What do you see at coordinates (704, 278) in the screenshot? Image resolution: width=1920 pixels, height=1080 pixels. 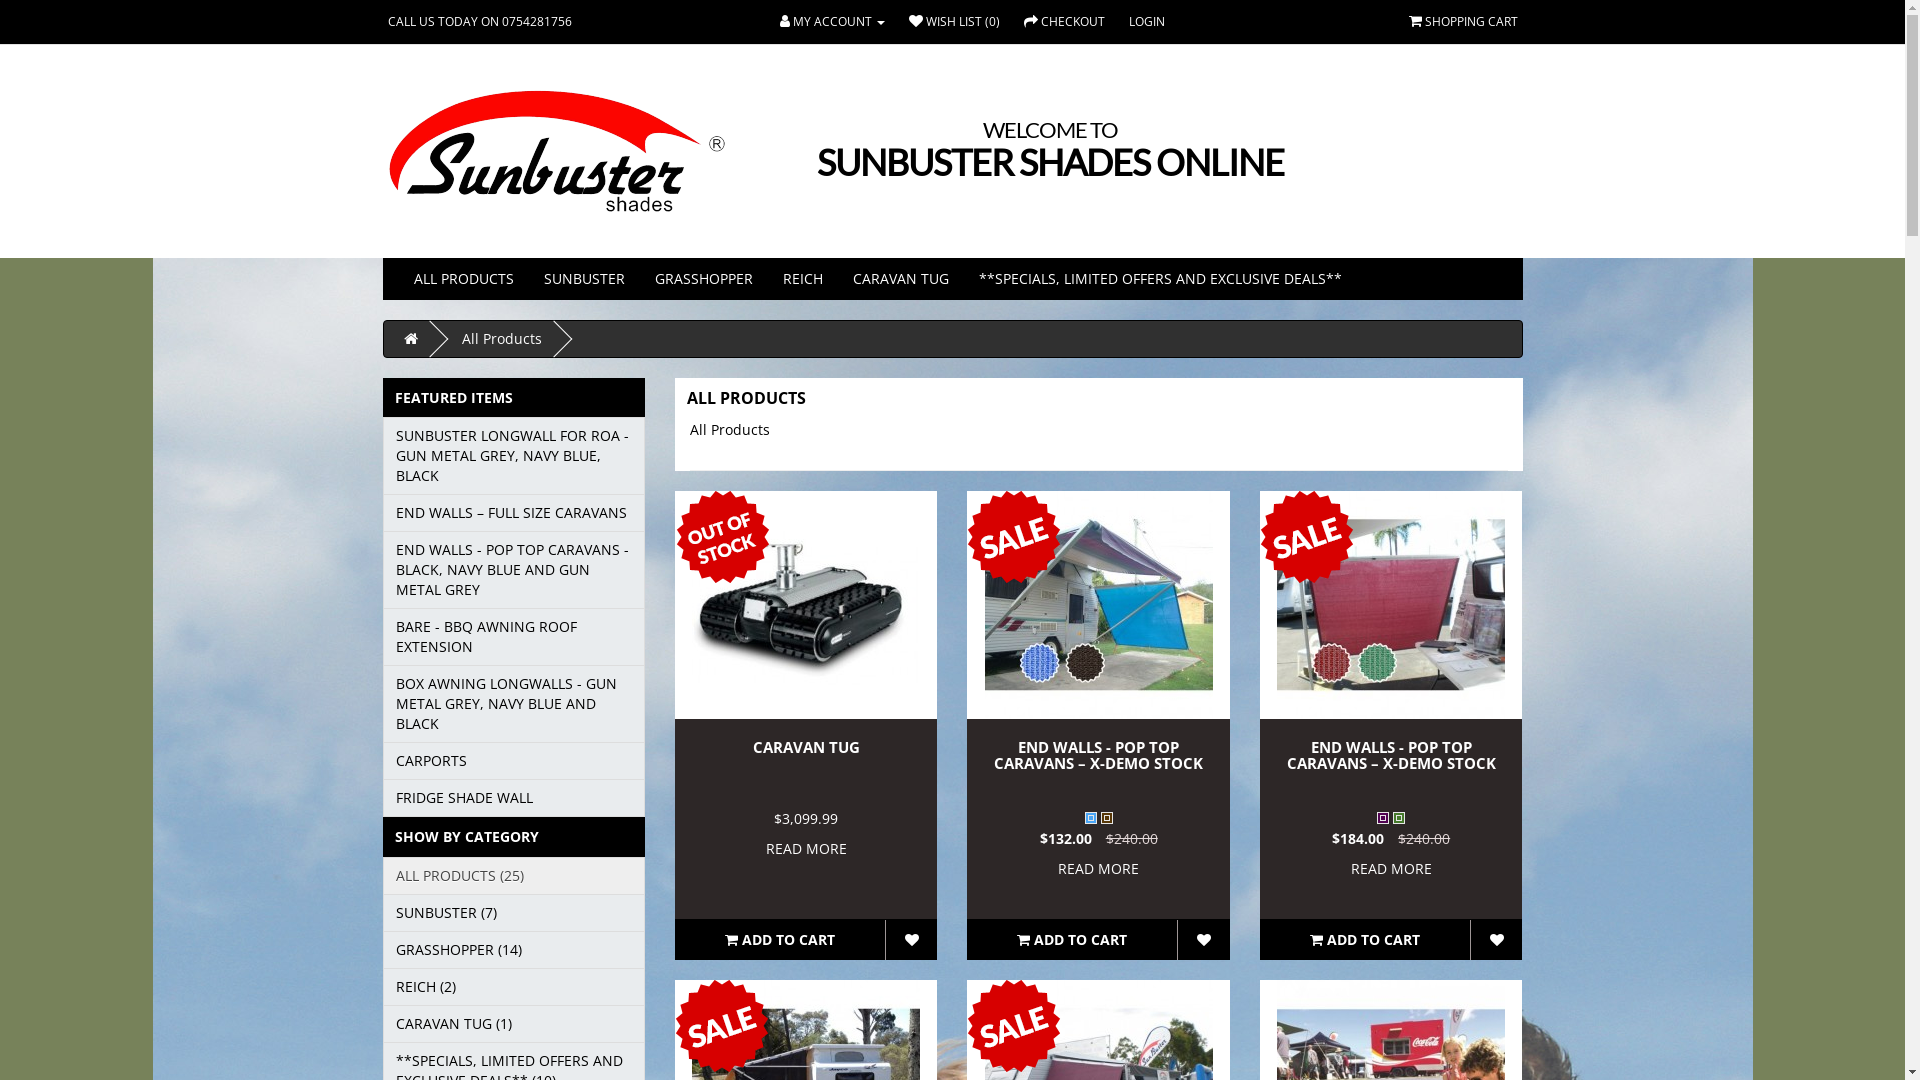 I see `'GRASSHOPPER'` at bounding box center [704, 278].